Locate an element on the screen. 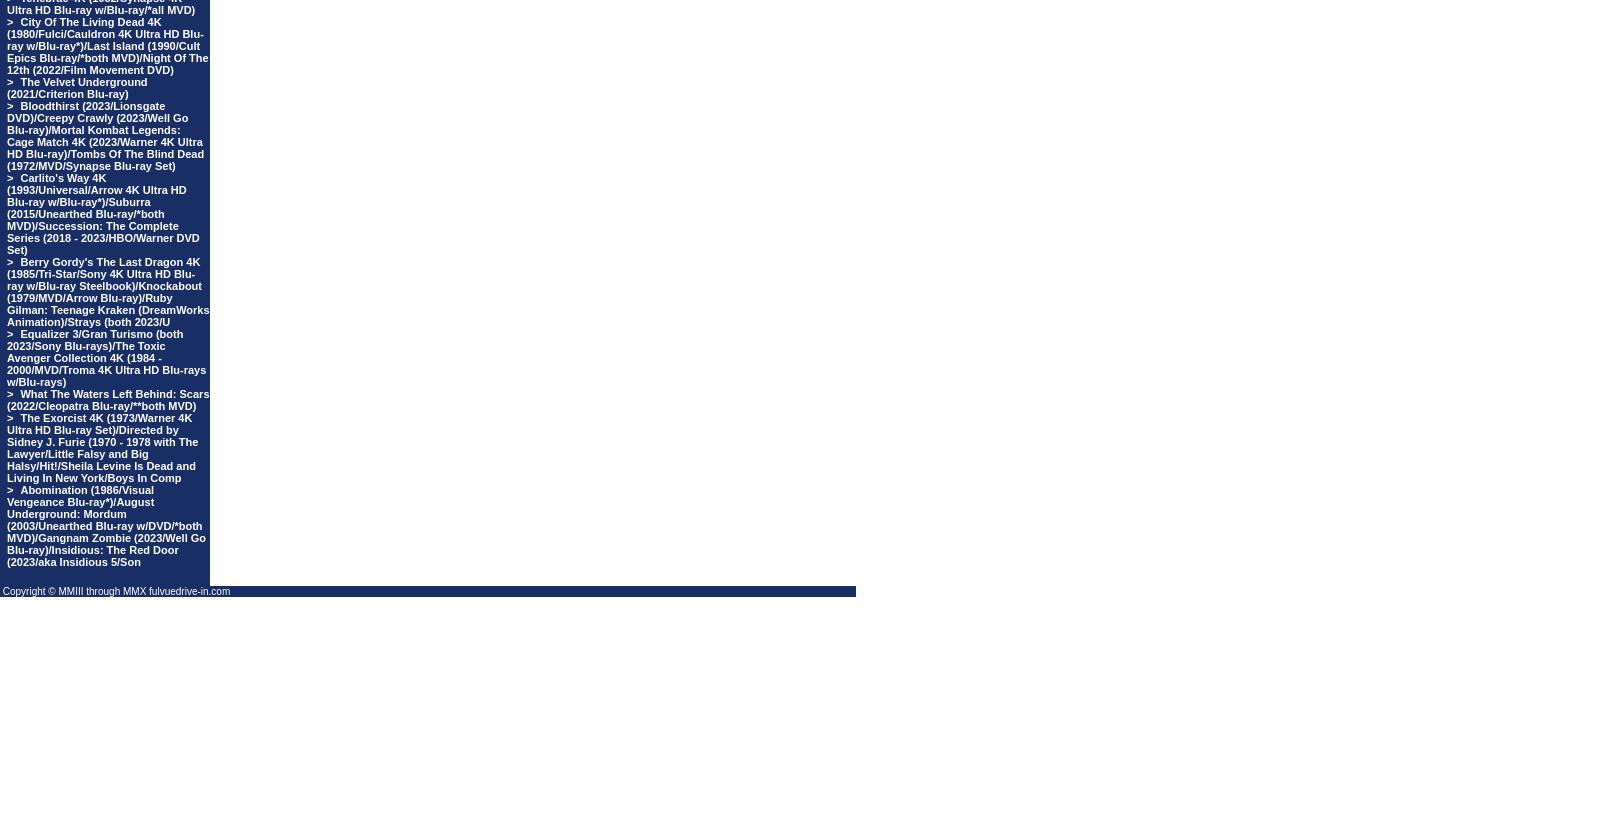 The image size is (1604, 820). 'What The Waters Left Behind: Scars (2022/Cleopatra Blu-ray/**both MVD)' is located at coordinates (107, 399).